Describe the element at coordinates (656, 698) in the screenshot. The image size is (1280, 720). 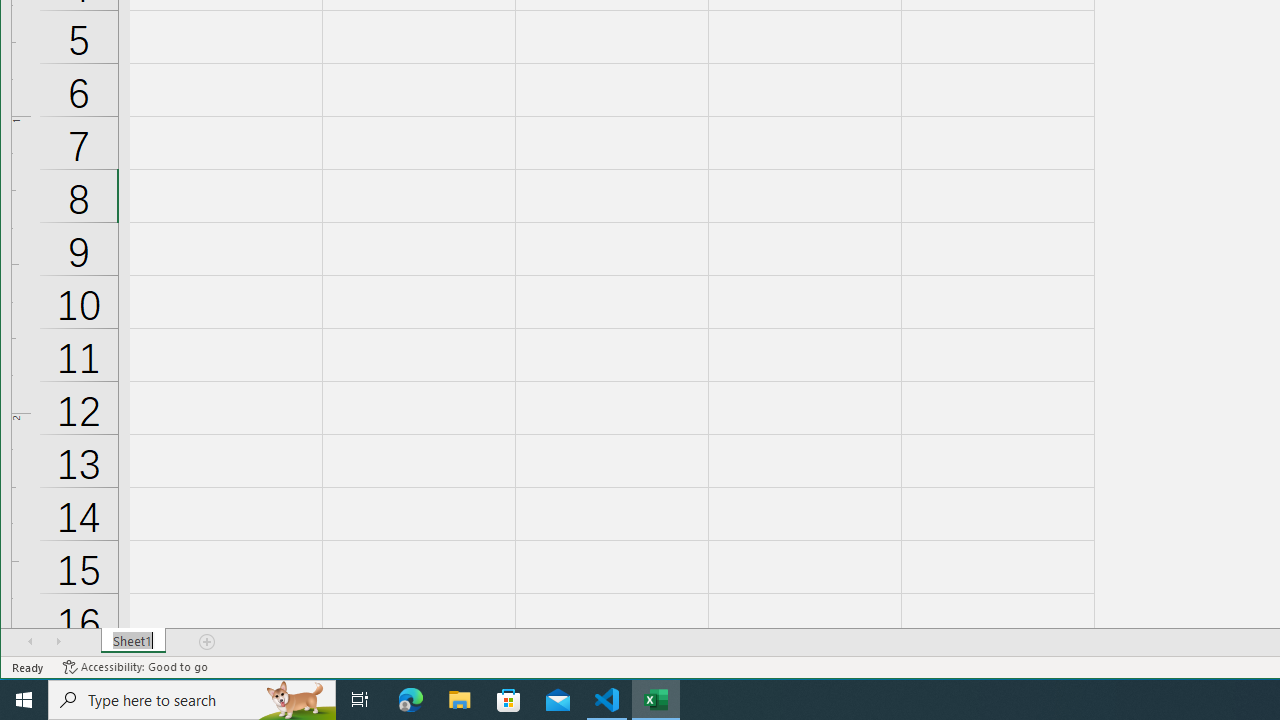
I see `'Excel - 1 running window'` at that location.